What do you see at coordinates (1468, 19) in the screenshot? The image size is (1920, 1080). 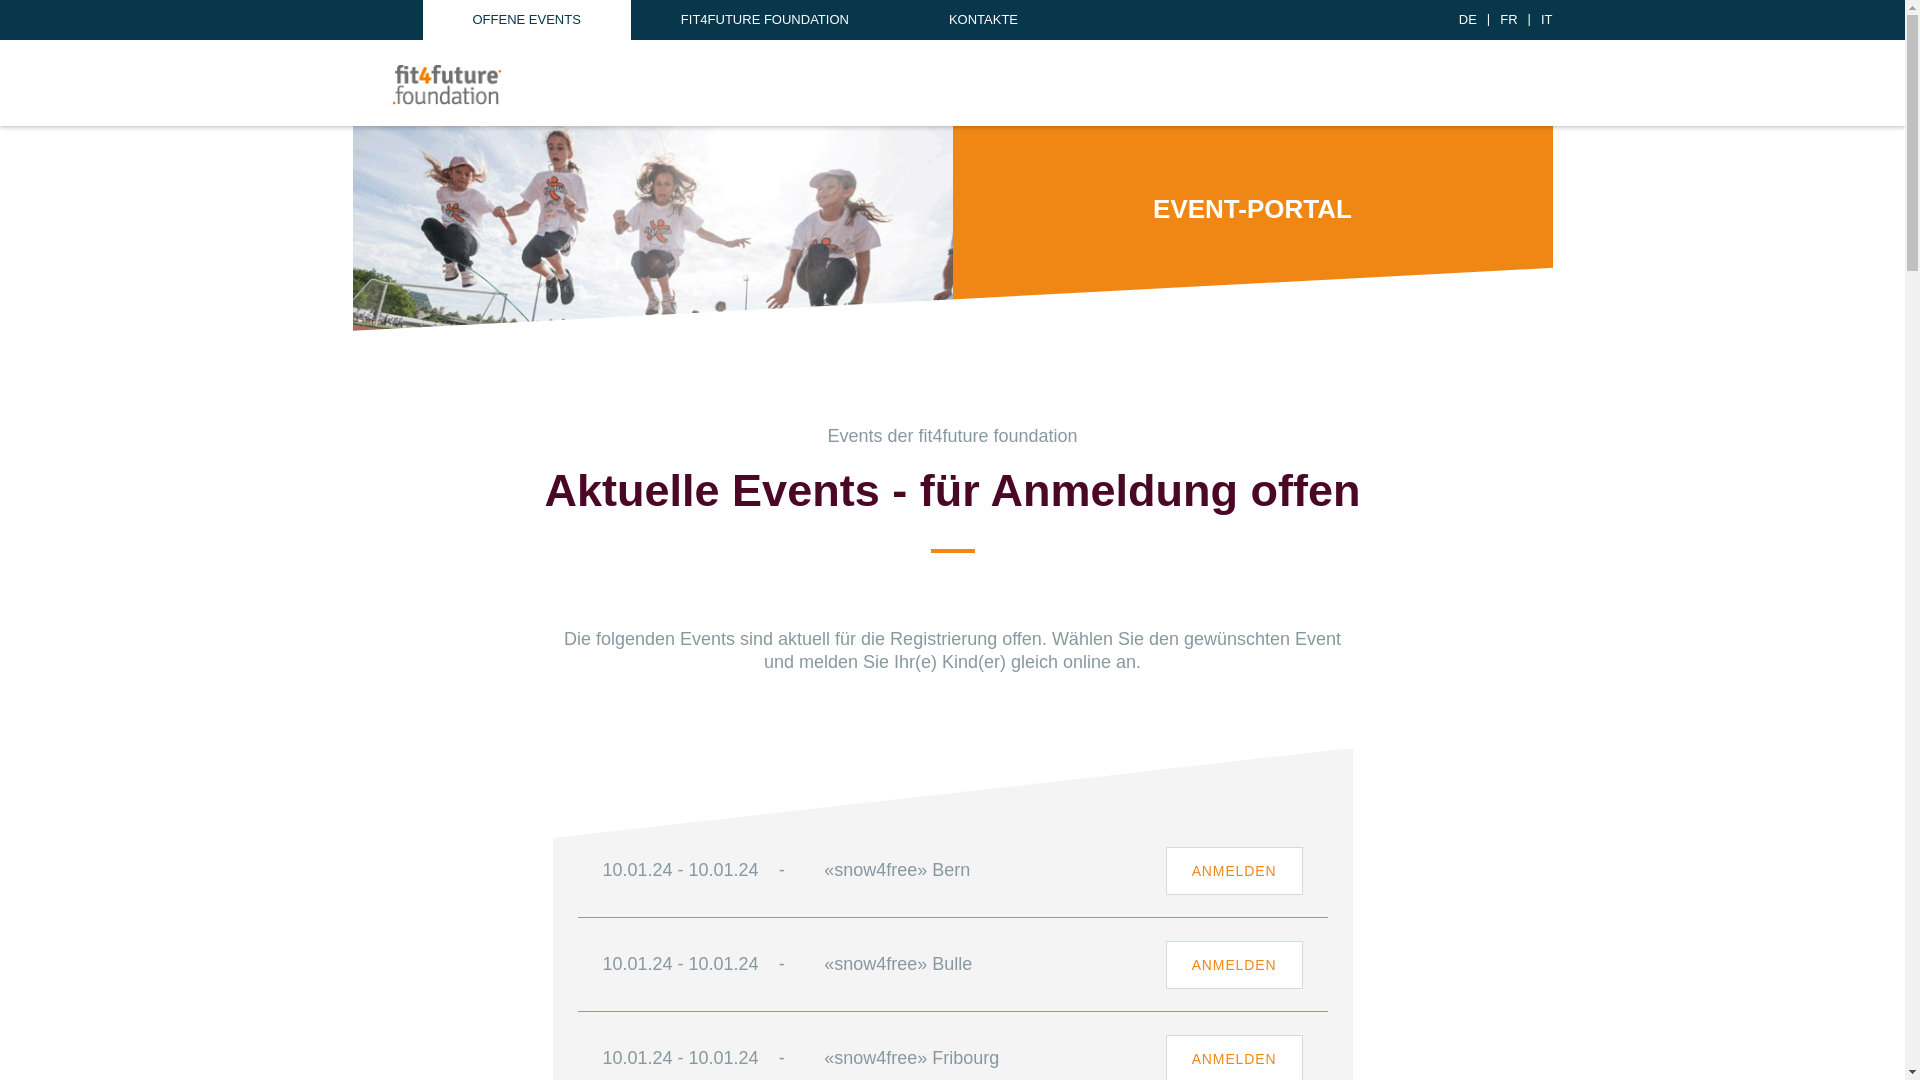 I see `'DE'` at bounding box center [1468, 19].